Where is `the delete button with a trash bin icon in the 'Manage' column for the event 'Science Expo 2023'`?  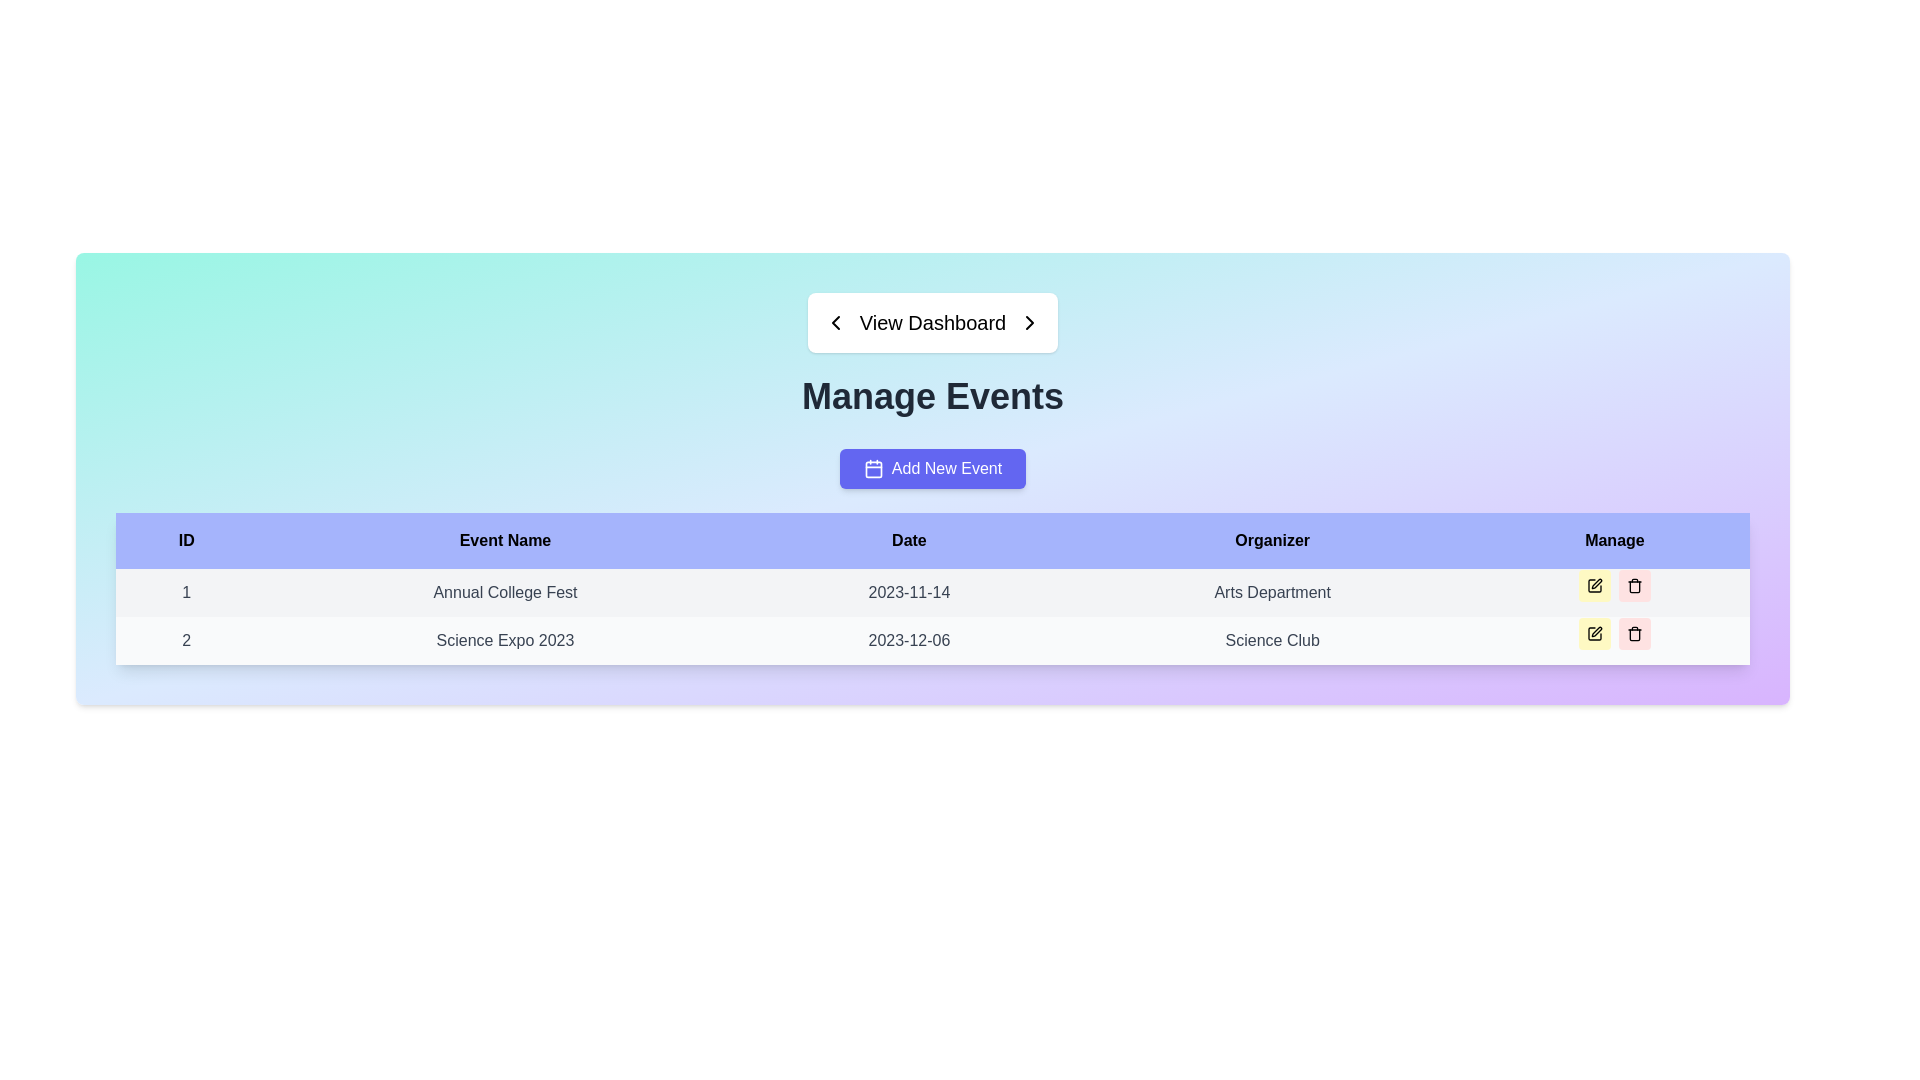
the delete button with a trash bin icon in the 'Manage' column for the event 'Science Expo 2023' is located at coordinates (1634, 633).